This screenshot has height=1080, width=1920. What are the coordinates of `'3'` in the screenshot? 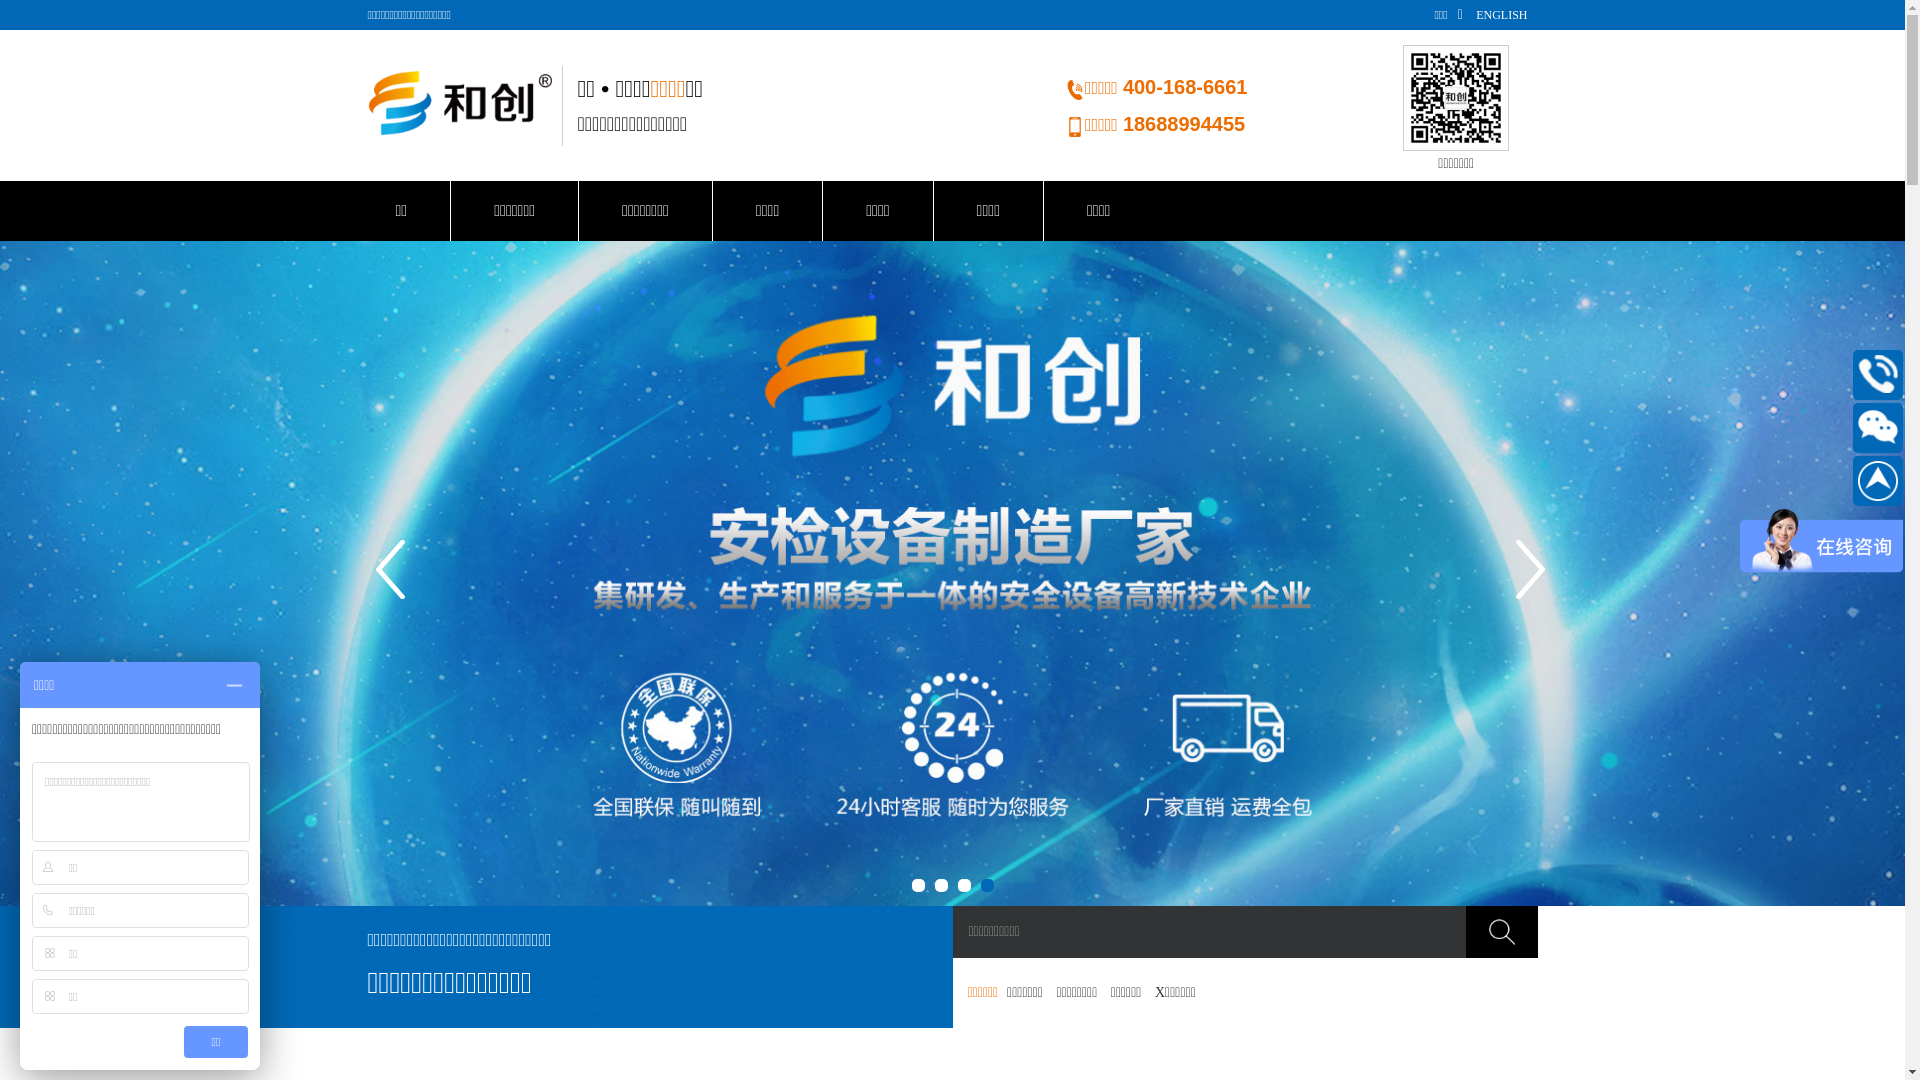 It's located at (964, 884).